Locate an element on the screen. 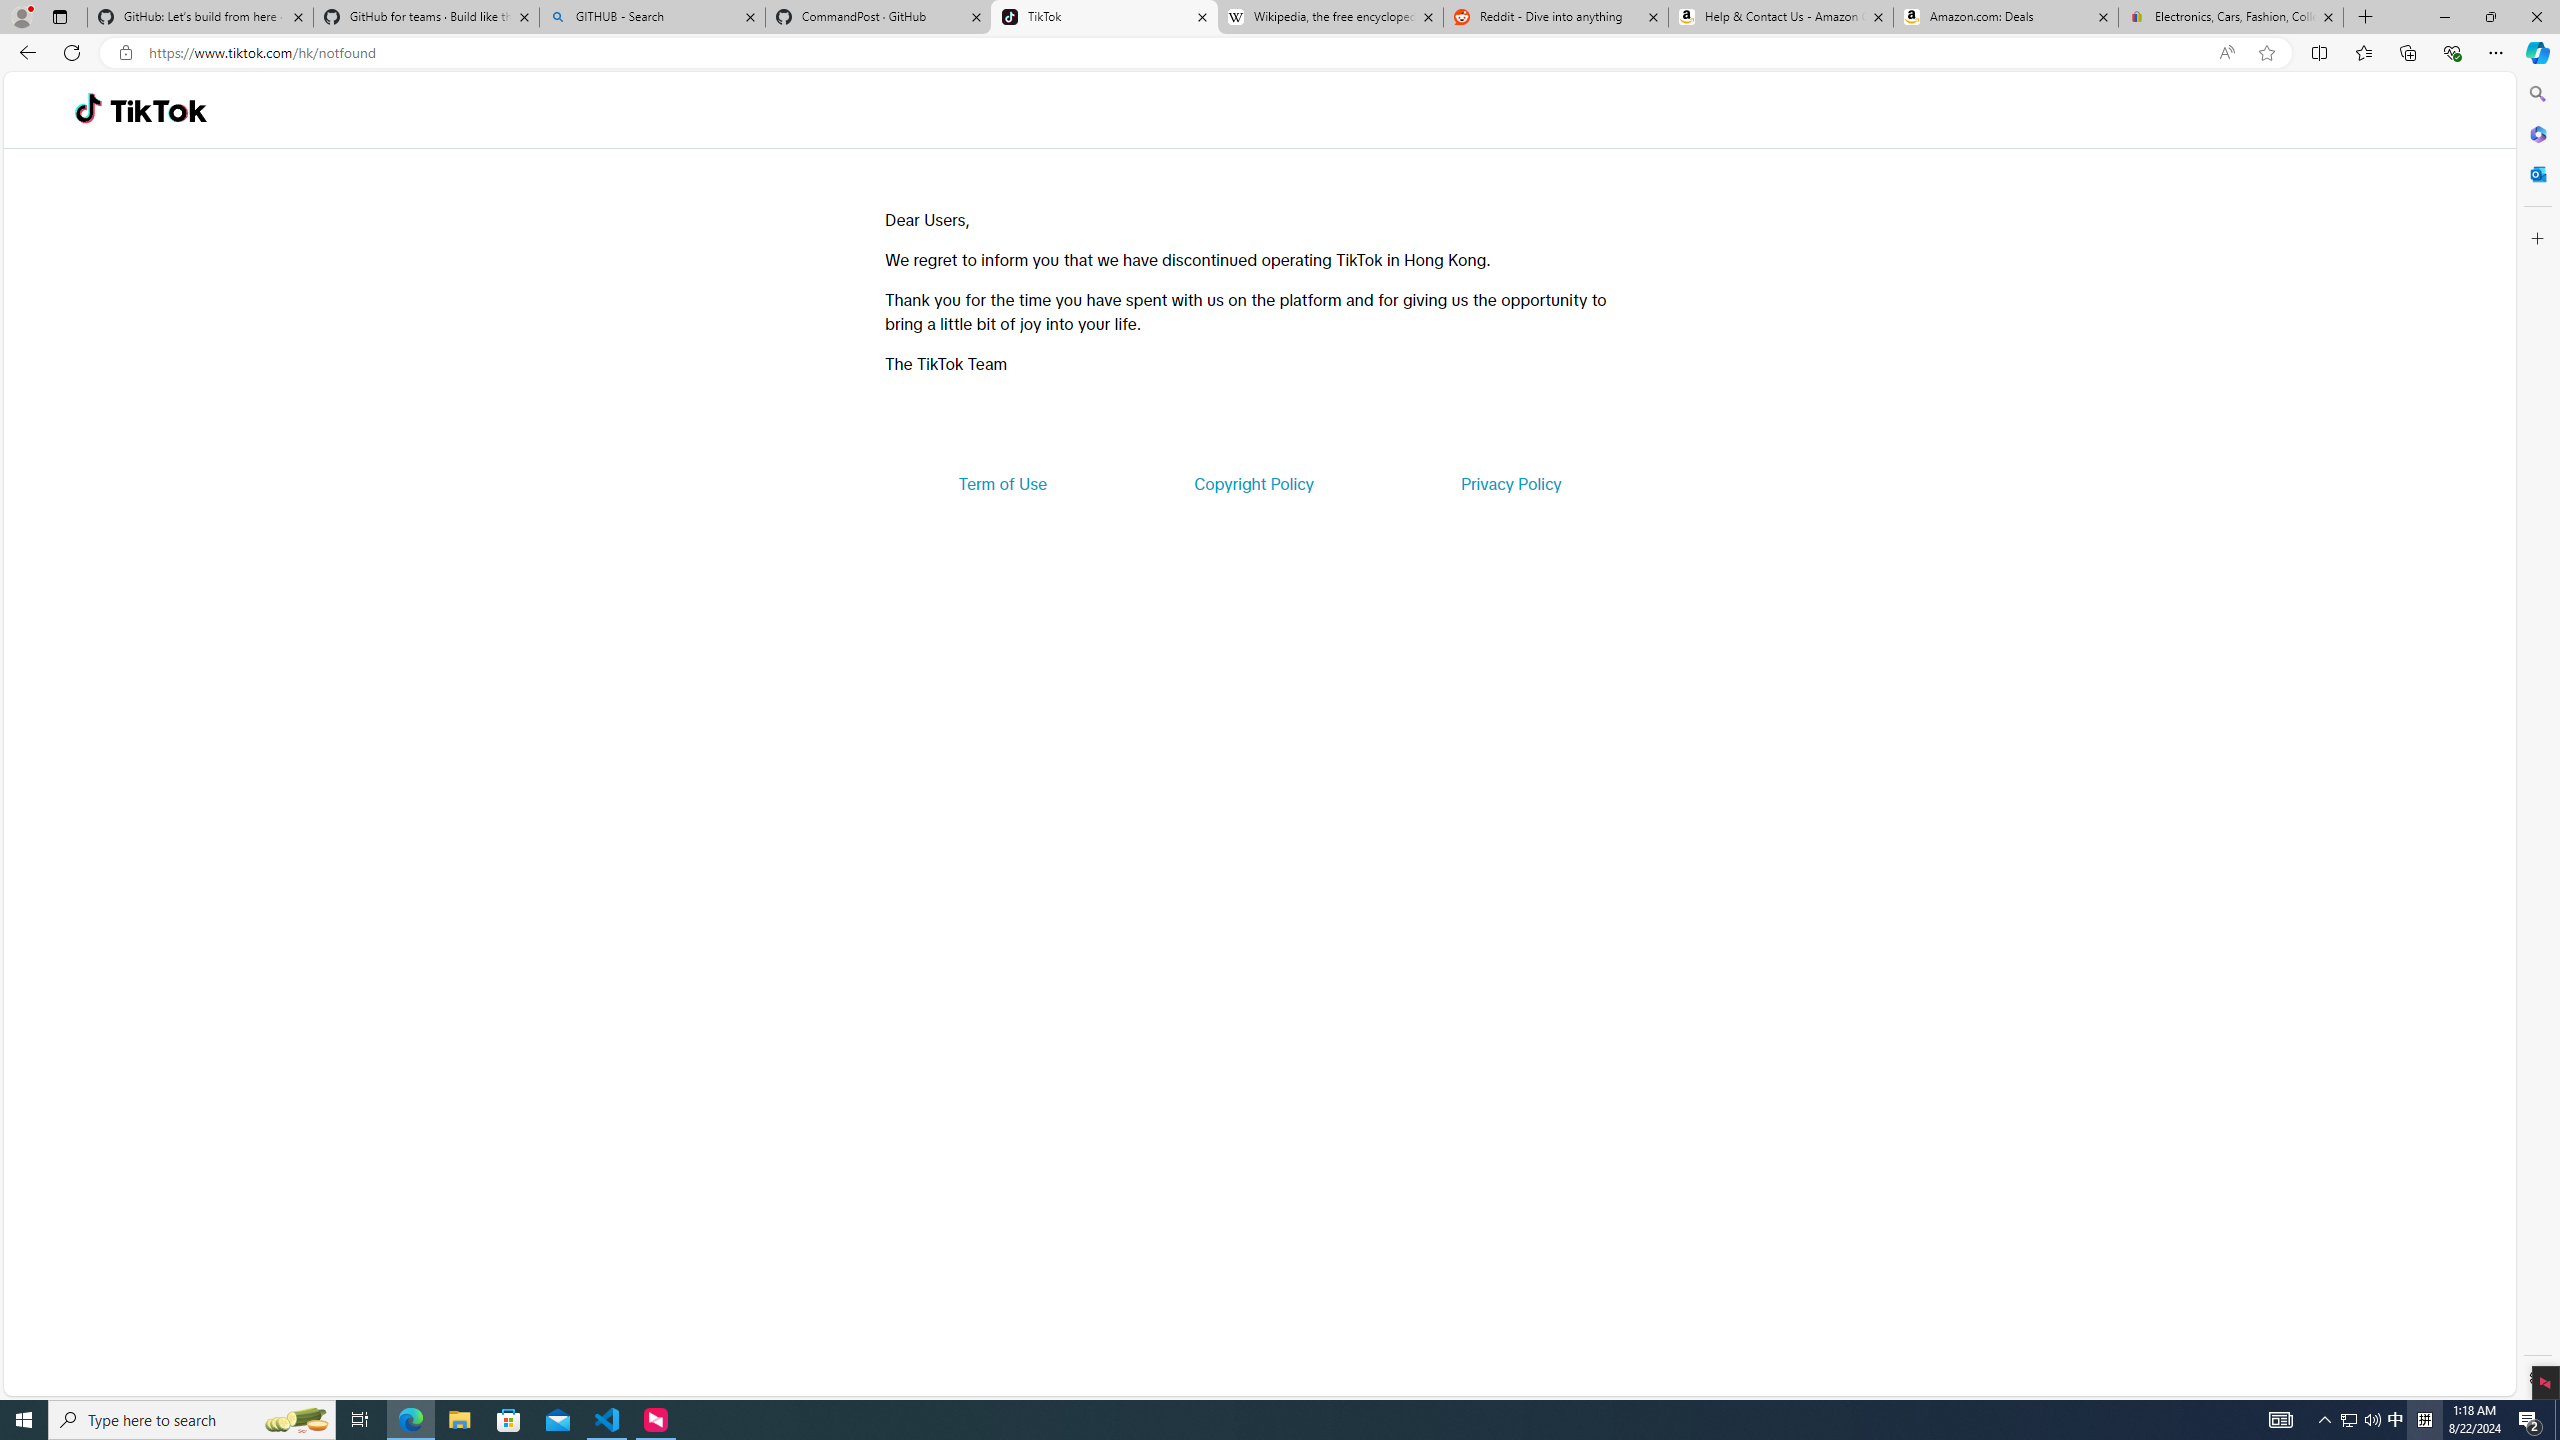 The height and width of the screenshot is (1440, 2560). 'Wikipedia, the free encyclopedia' is located at coordinates (1328, 16).